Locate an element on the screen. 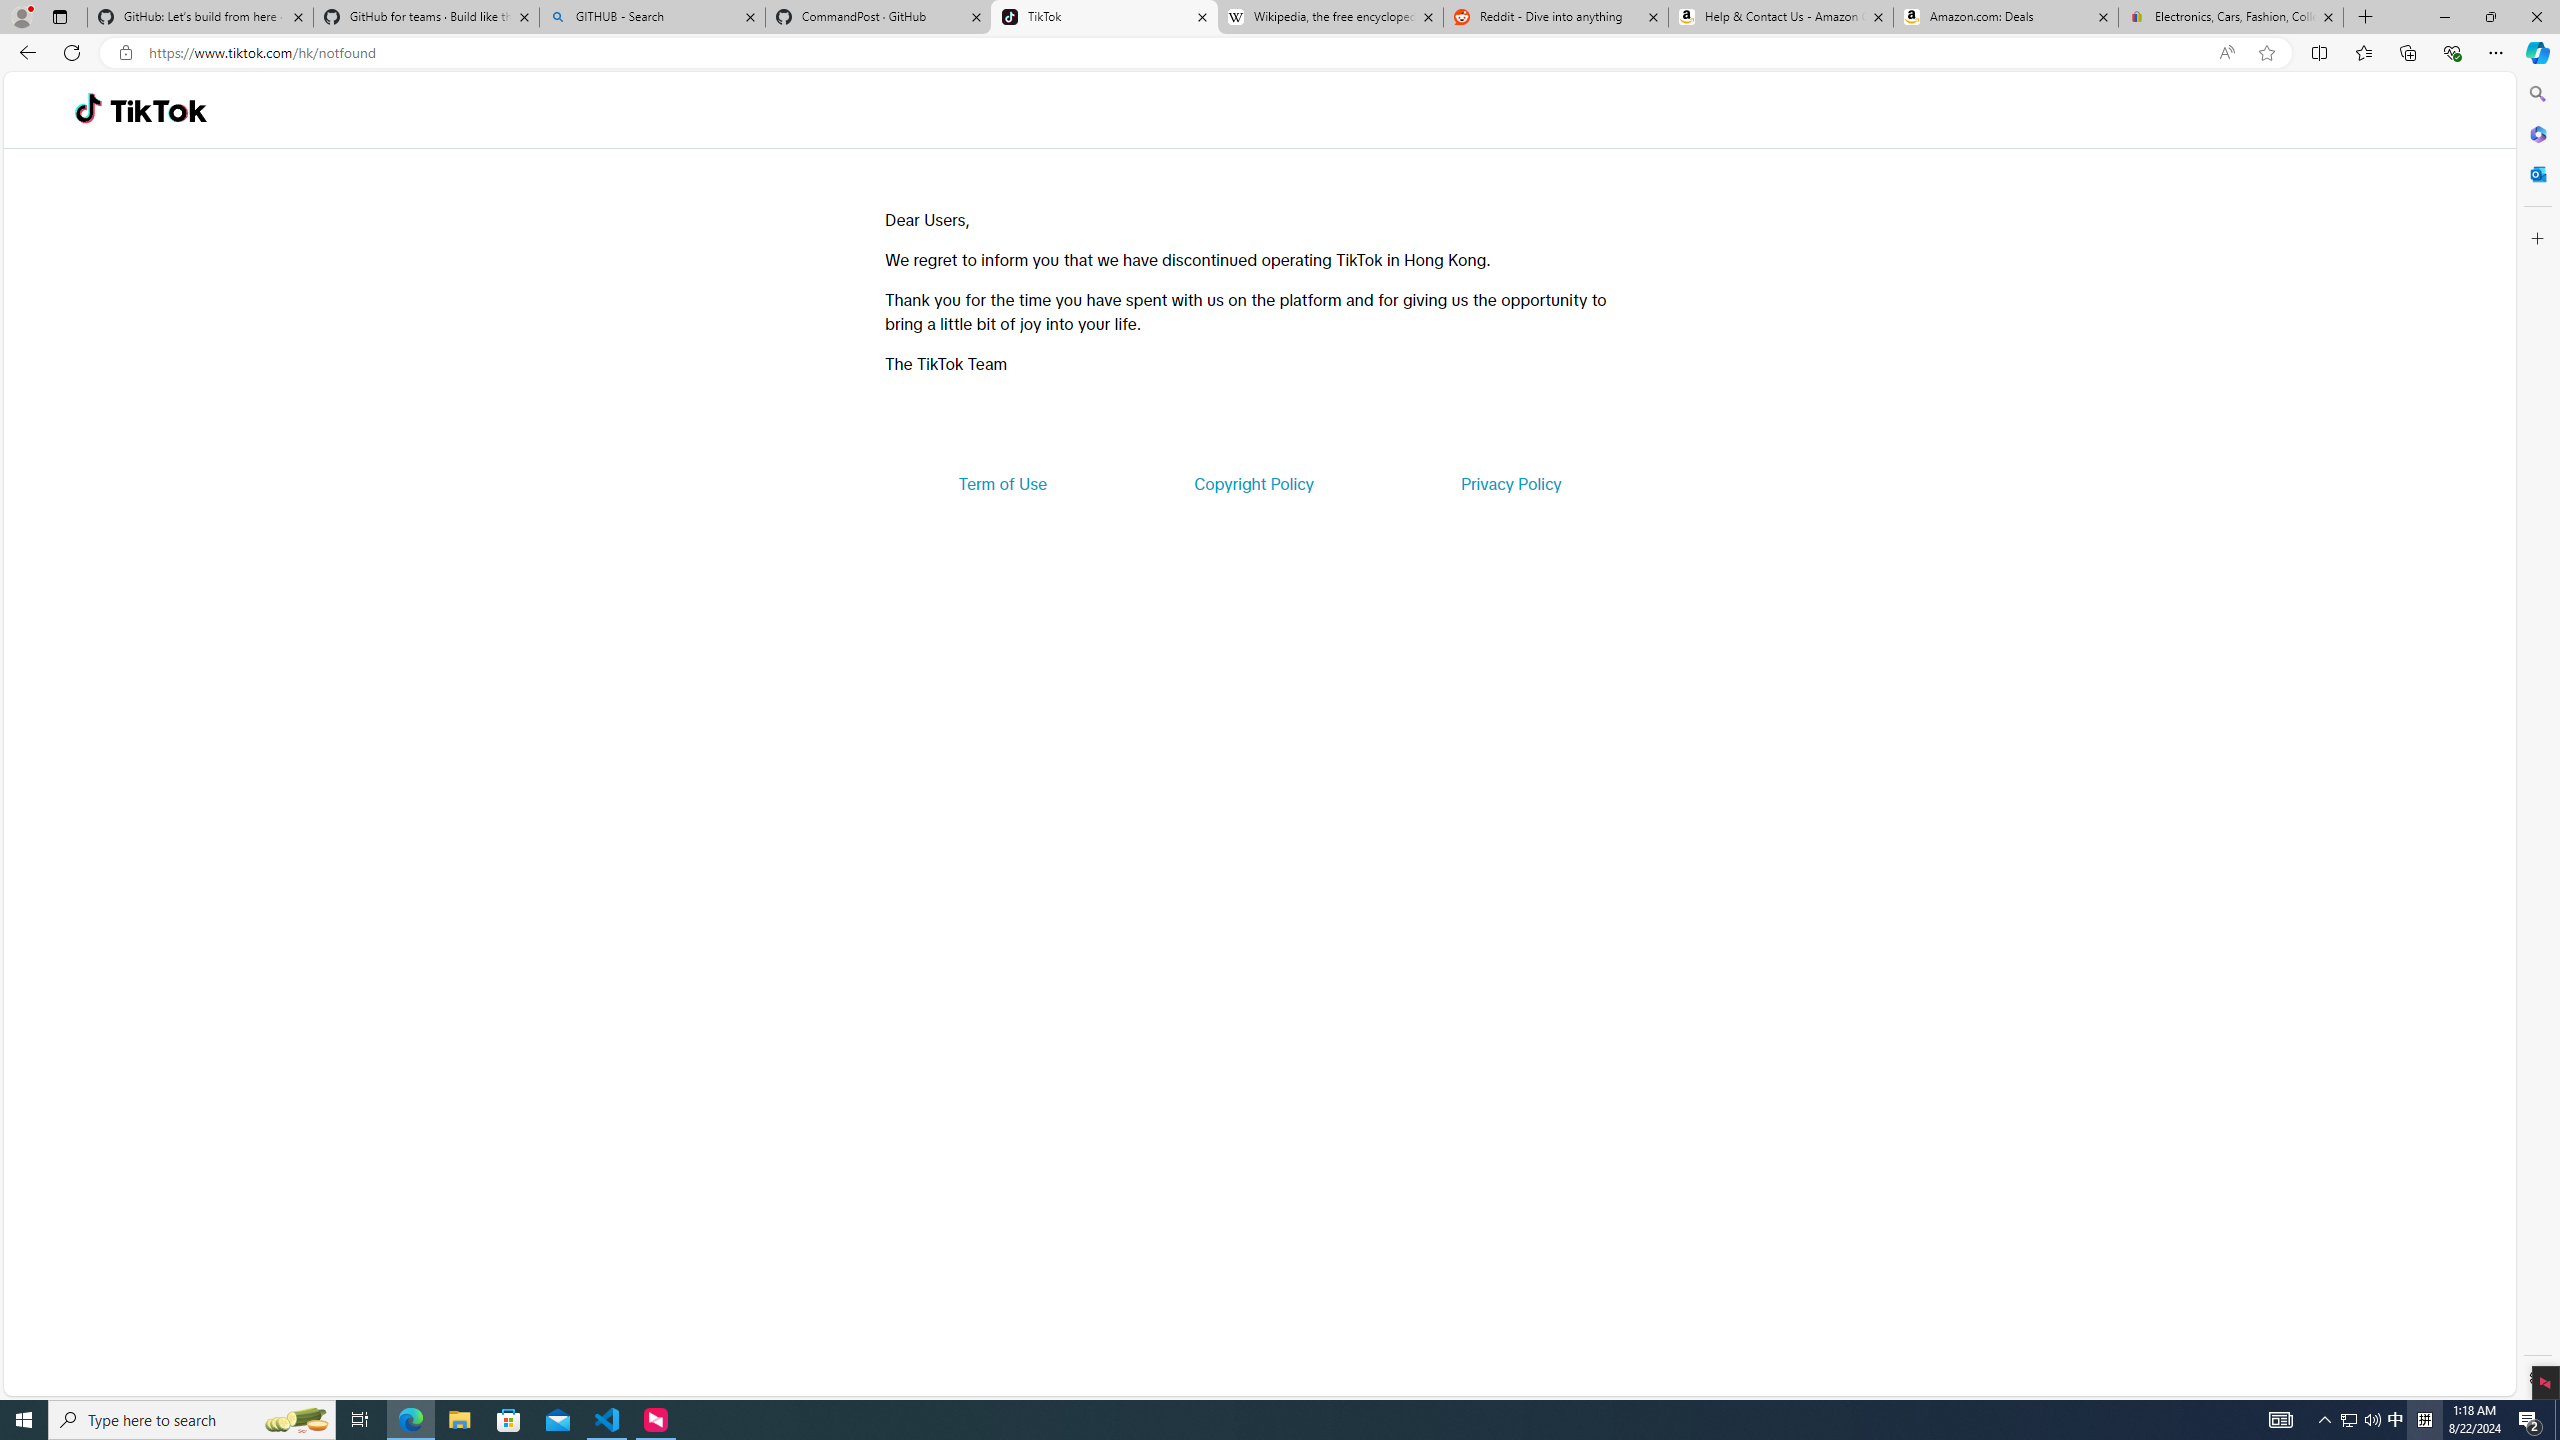 The height and width of the screenshot is (1440, 2560). 'Wikipedia, the free encyclopedia' is located at coordinates (1328, 16).